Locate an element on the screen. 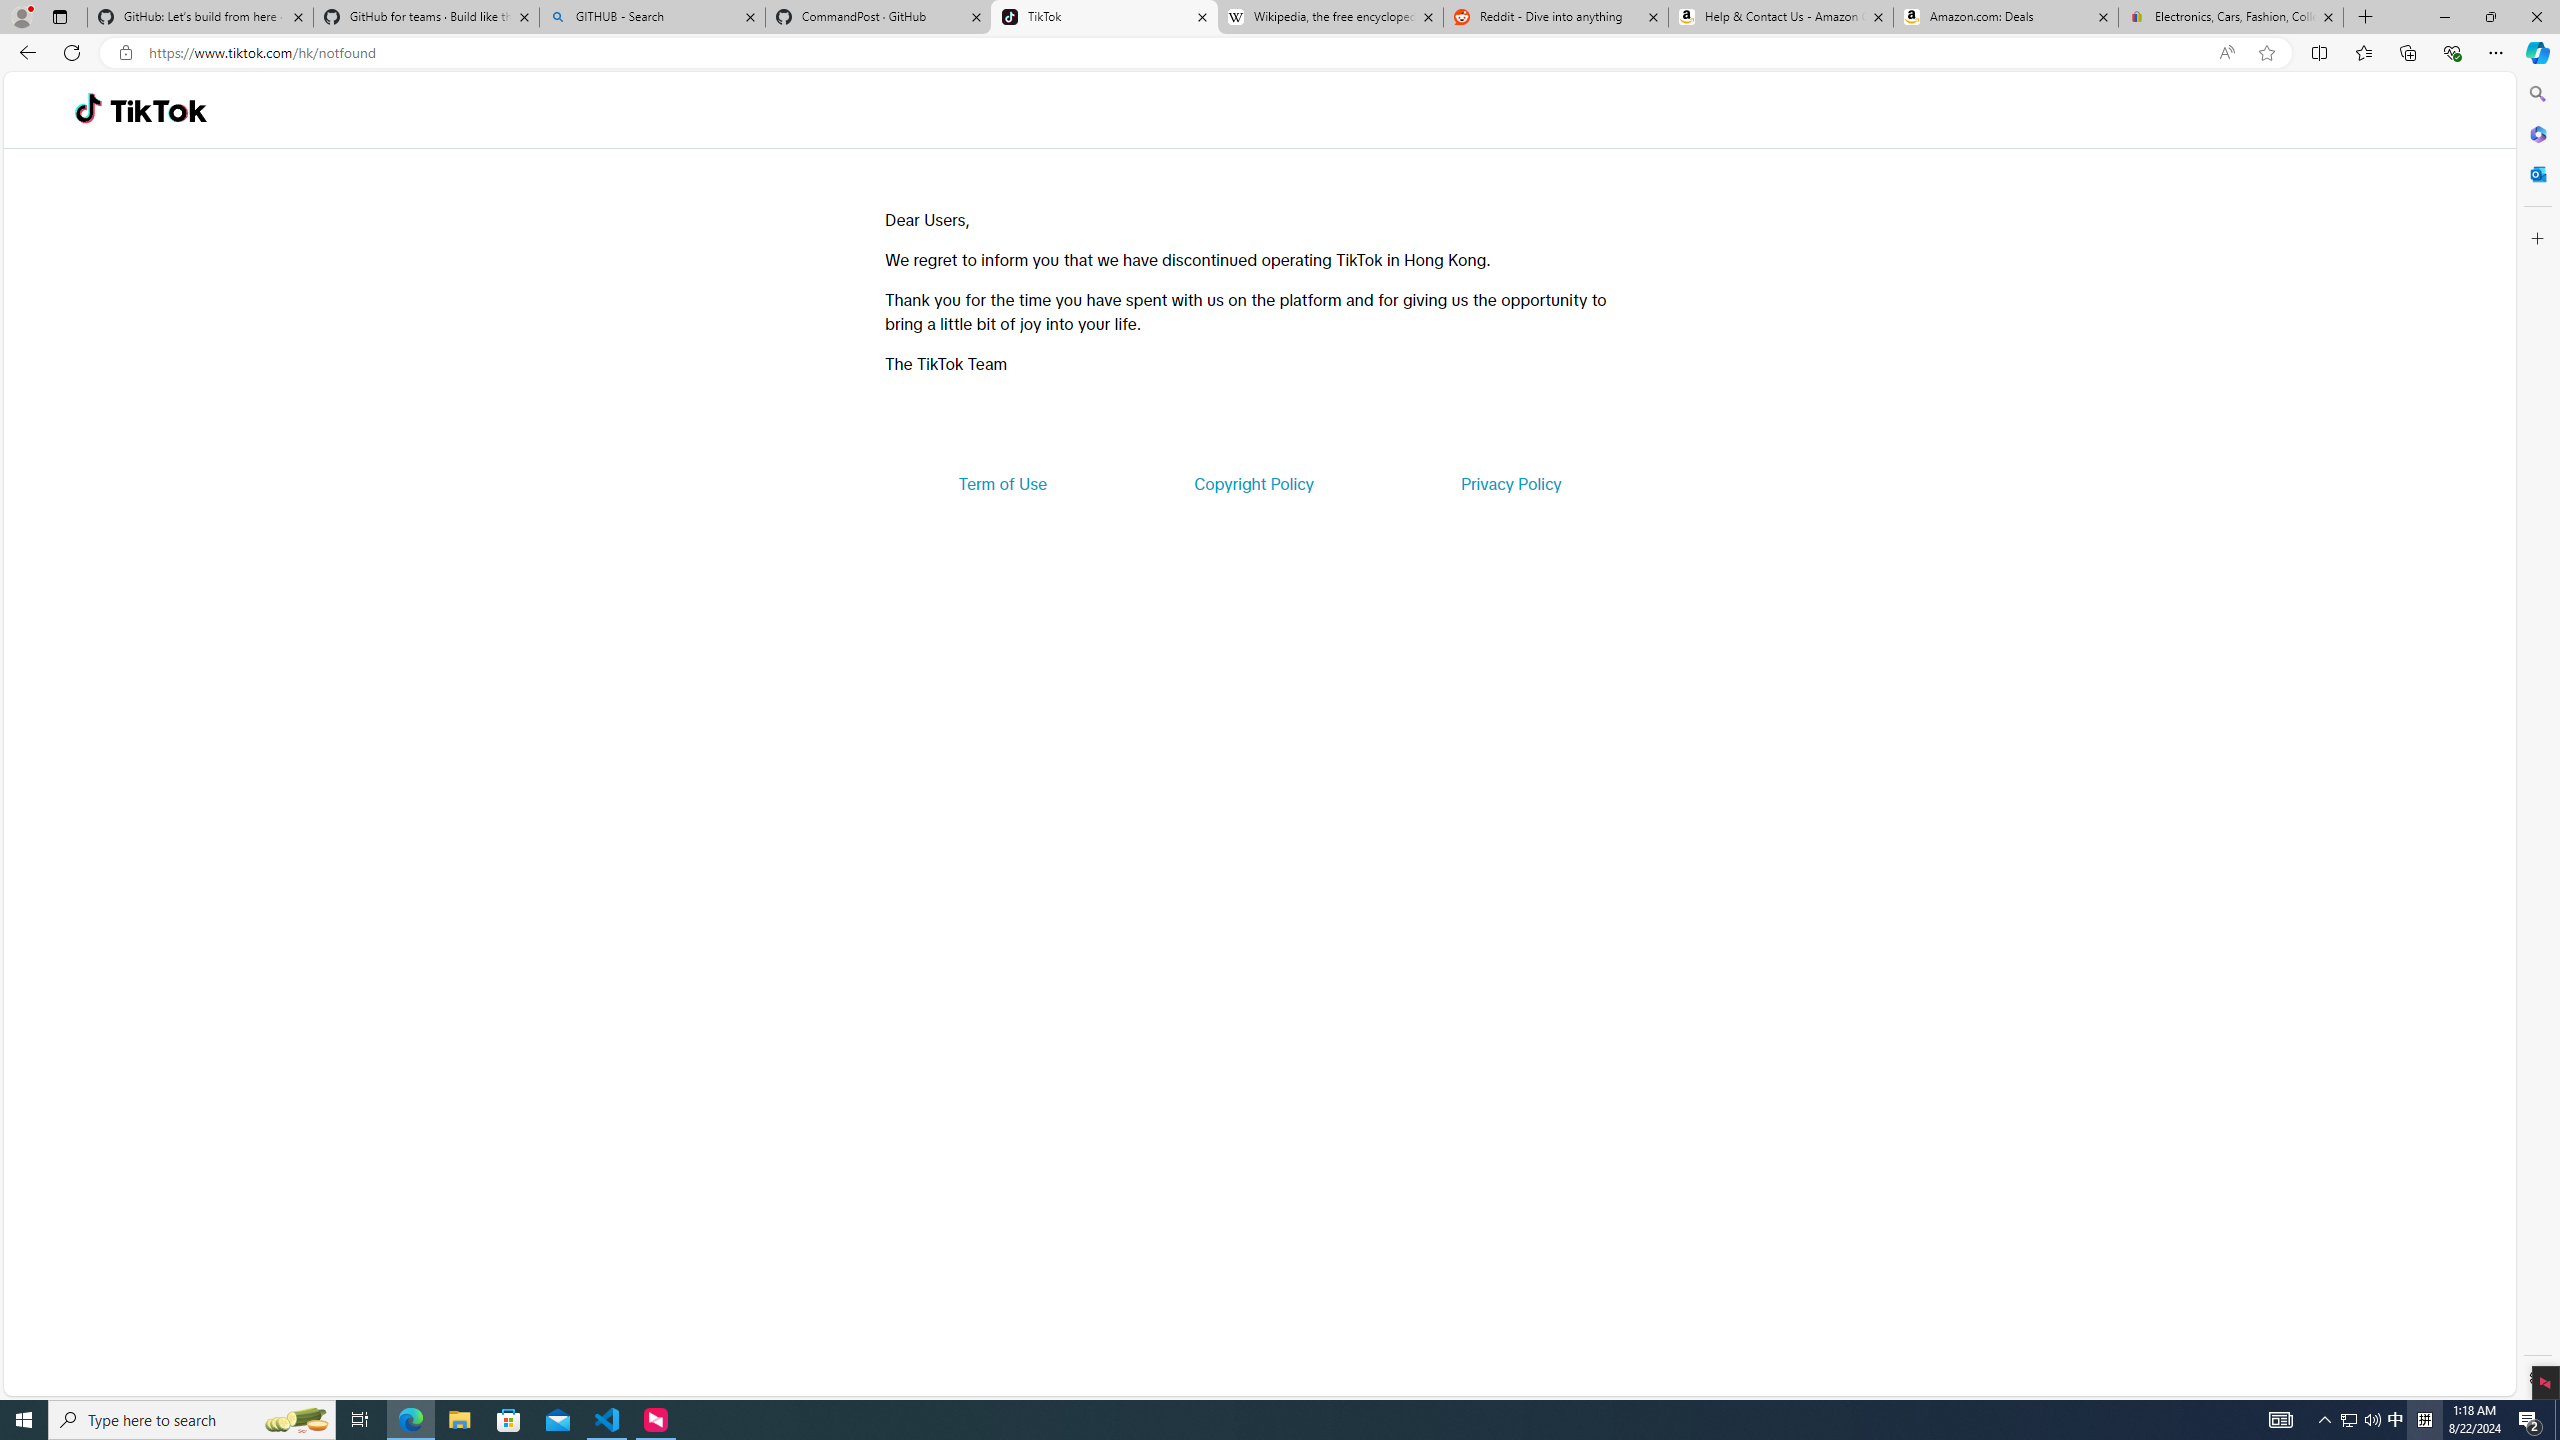 The height and width of the screenshot is (1440, 2560). 'Wikipedia, the free encyclopedia' is located at coordinates (1328, 16).